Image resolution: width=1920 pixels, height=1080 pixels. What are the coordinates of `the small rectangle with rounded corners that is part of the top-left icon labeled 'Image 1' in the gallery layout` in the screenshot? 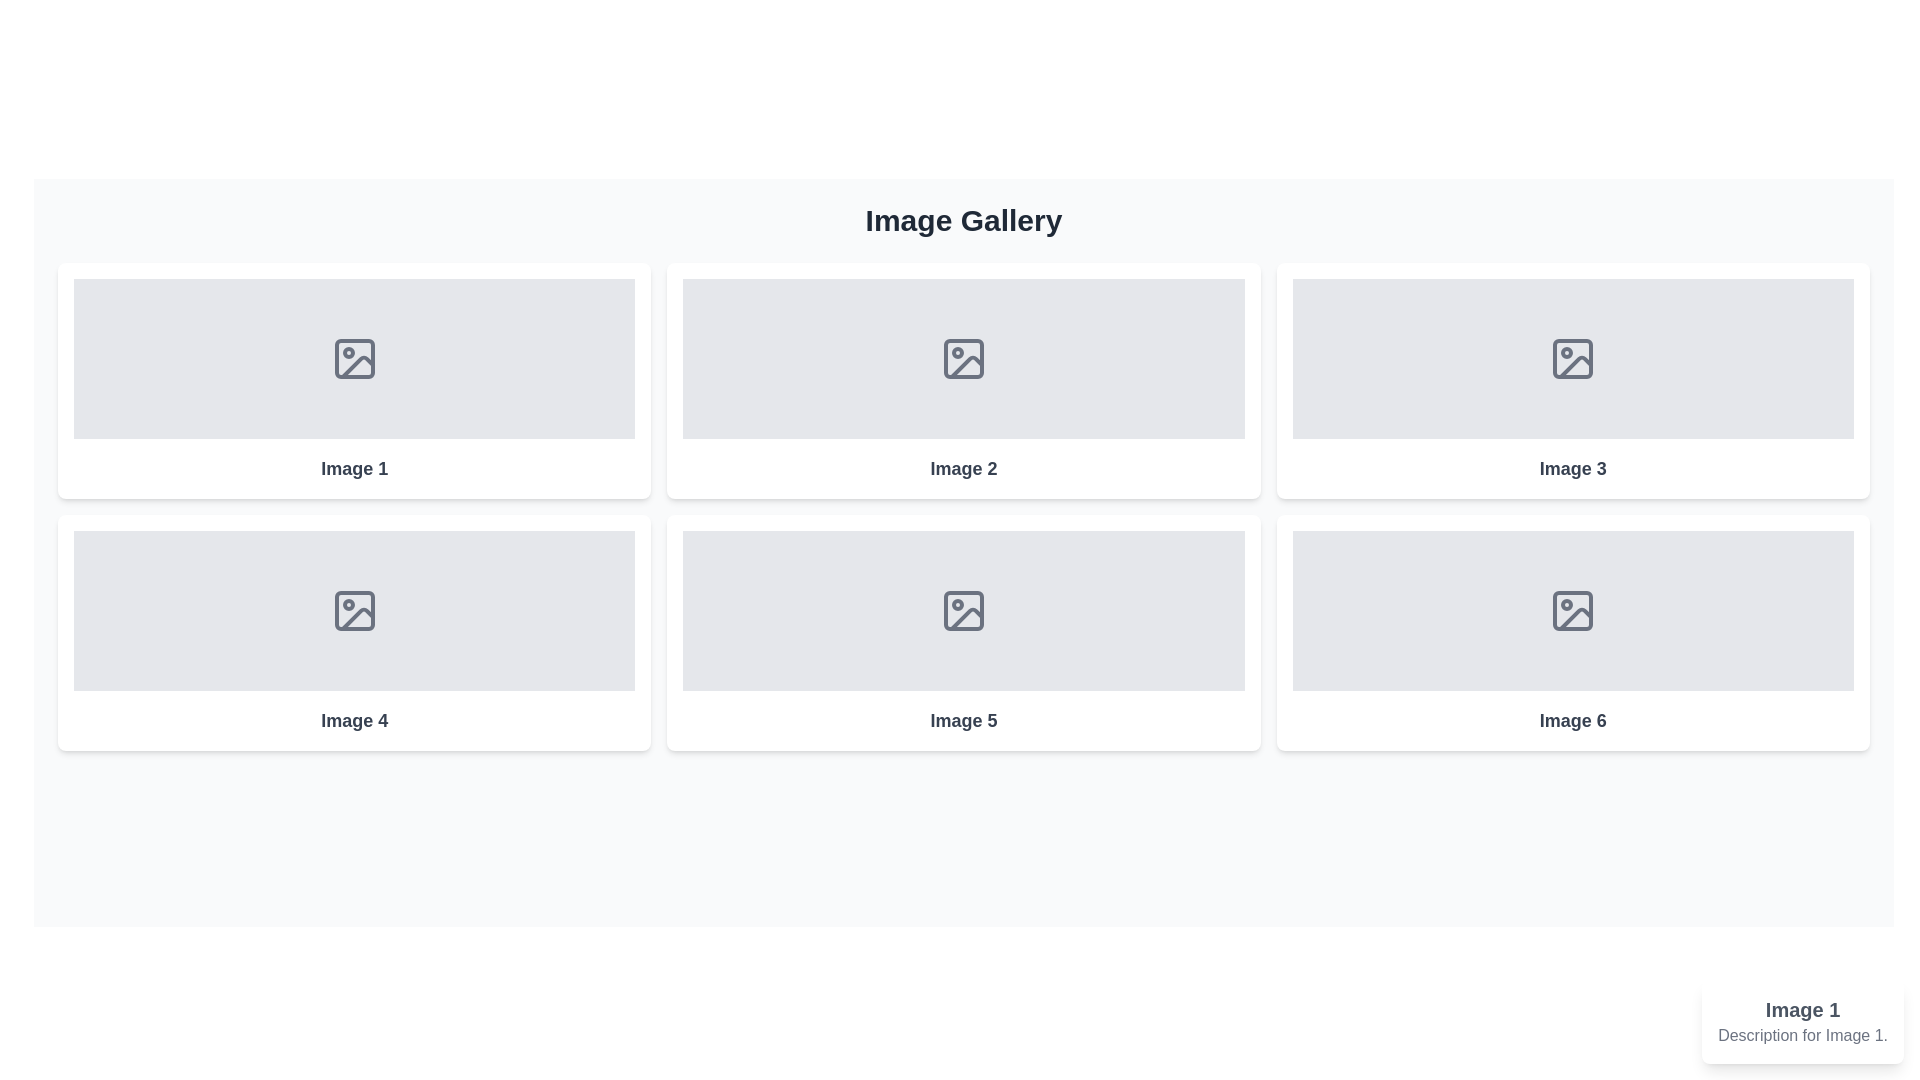 It's located at (354, 357).